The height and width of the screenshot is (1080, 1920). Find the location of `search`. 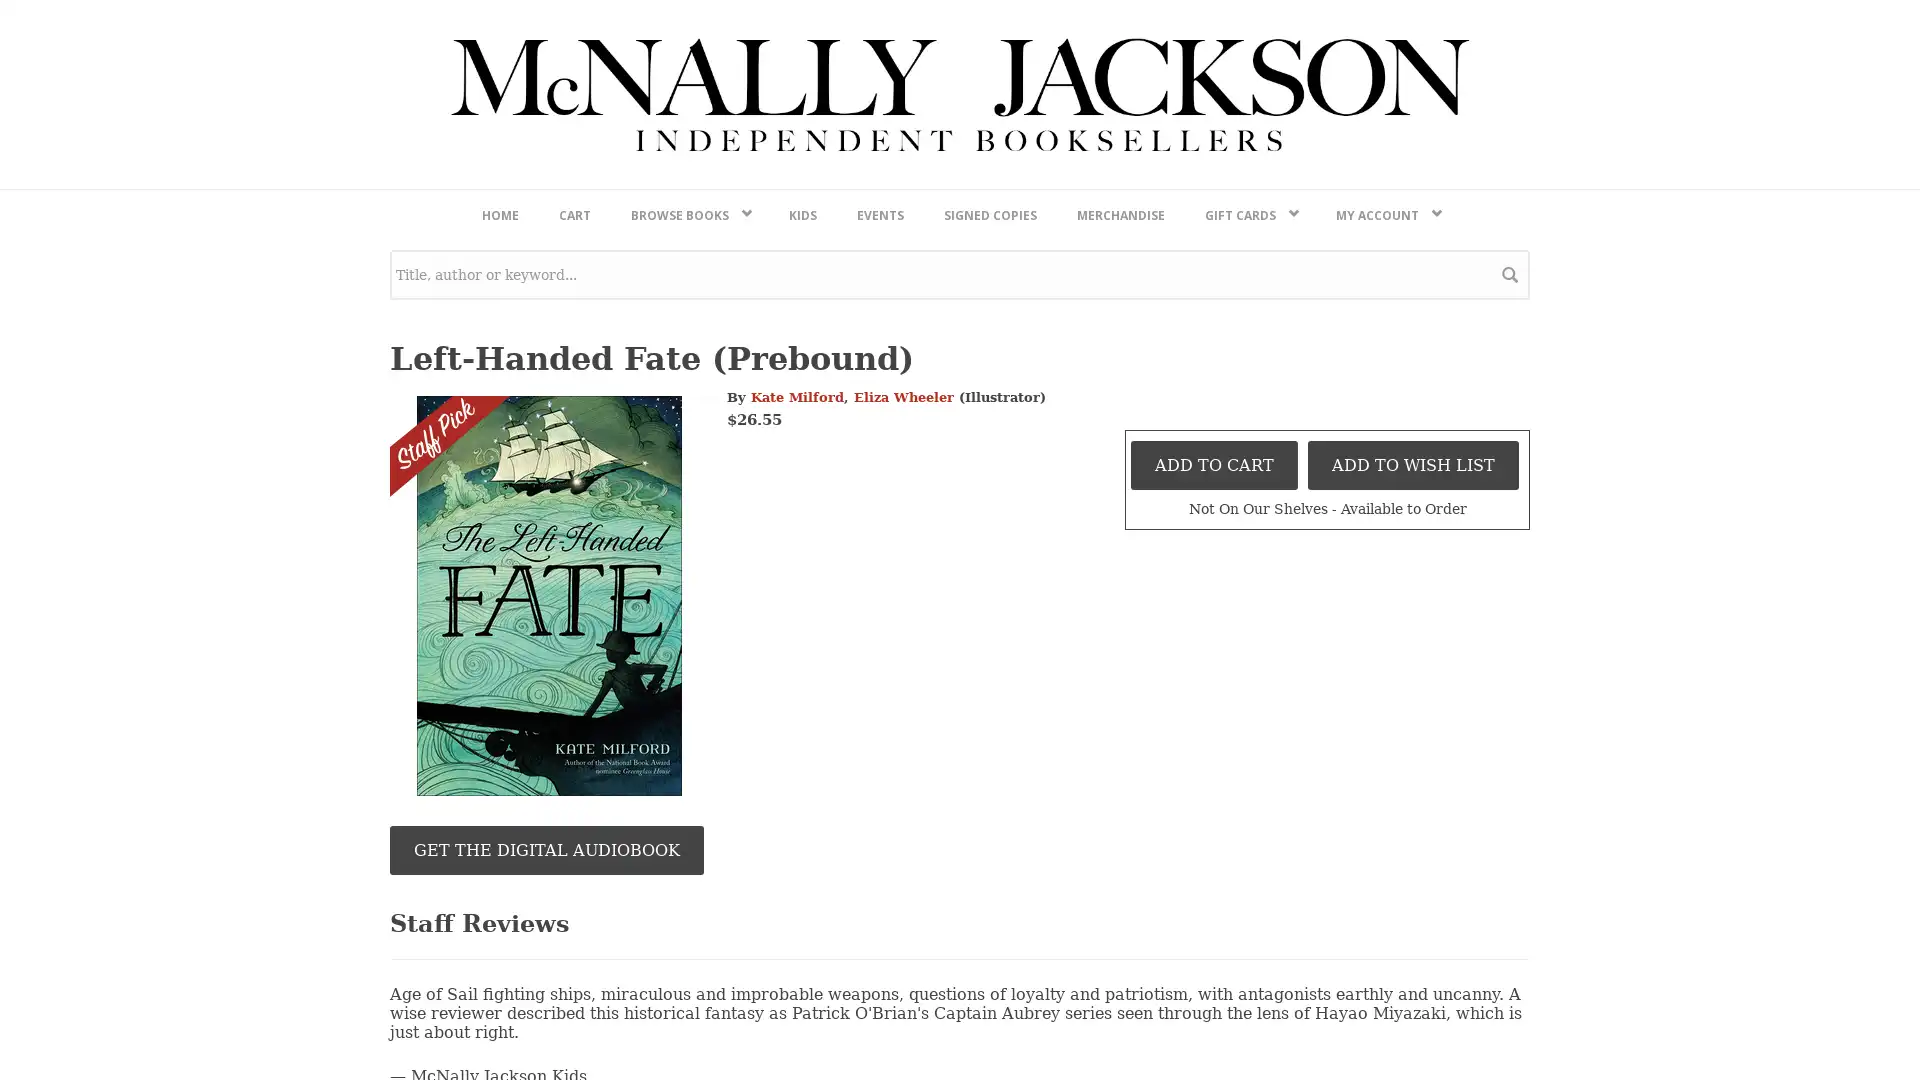

search is located at coordinates (1510, 800).